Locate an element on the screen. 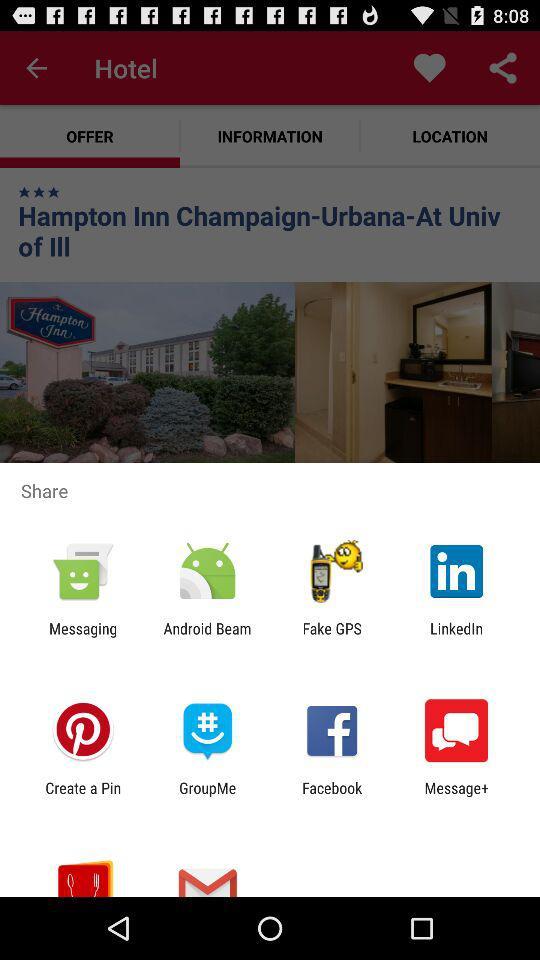  item next to message+ item is located at coordinates (332, 796).